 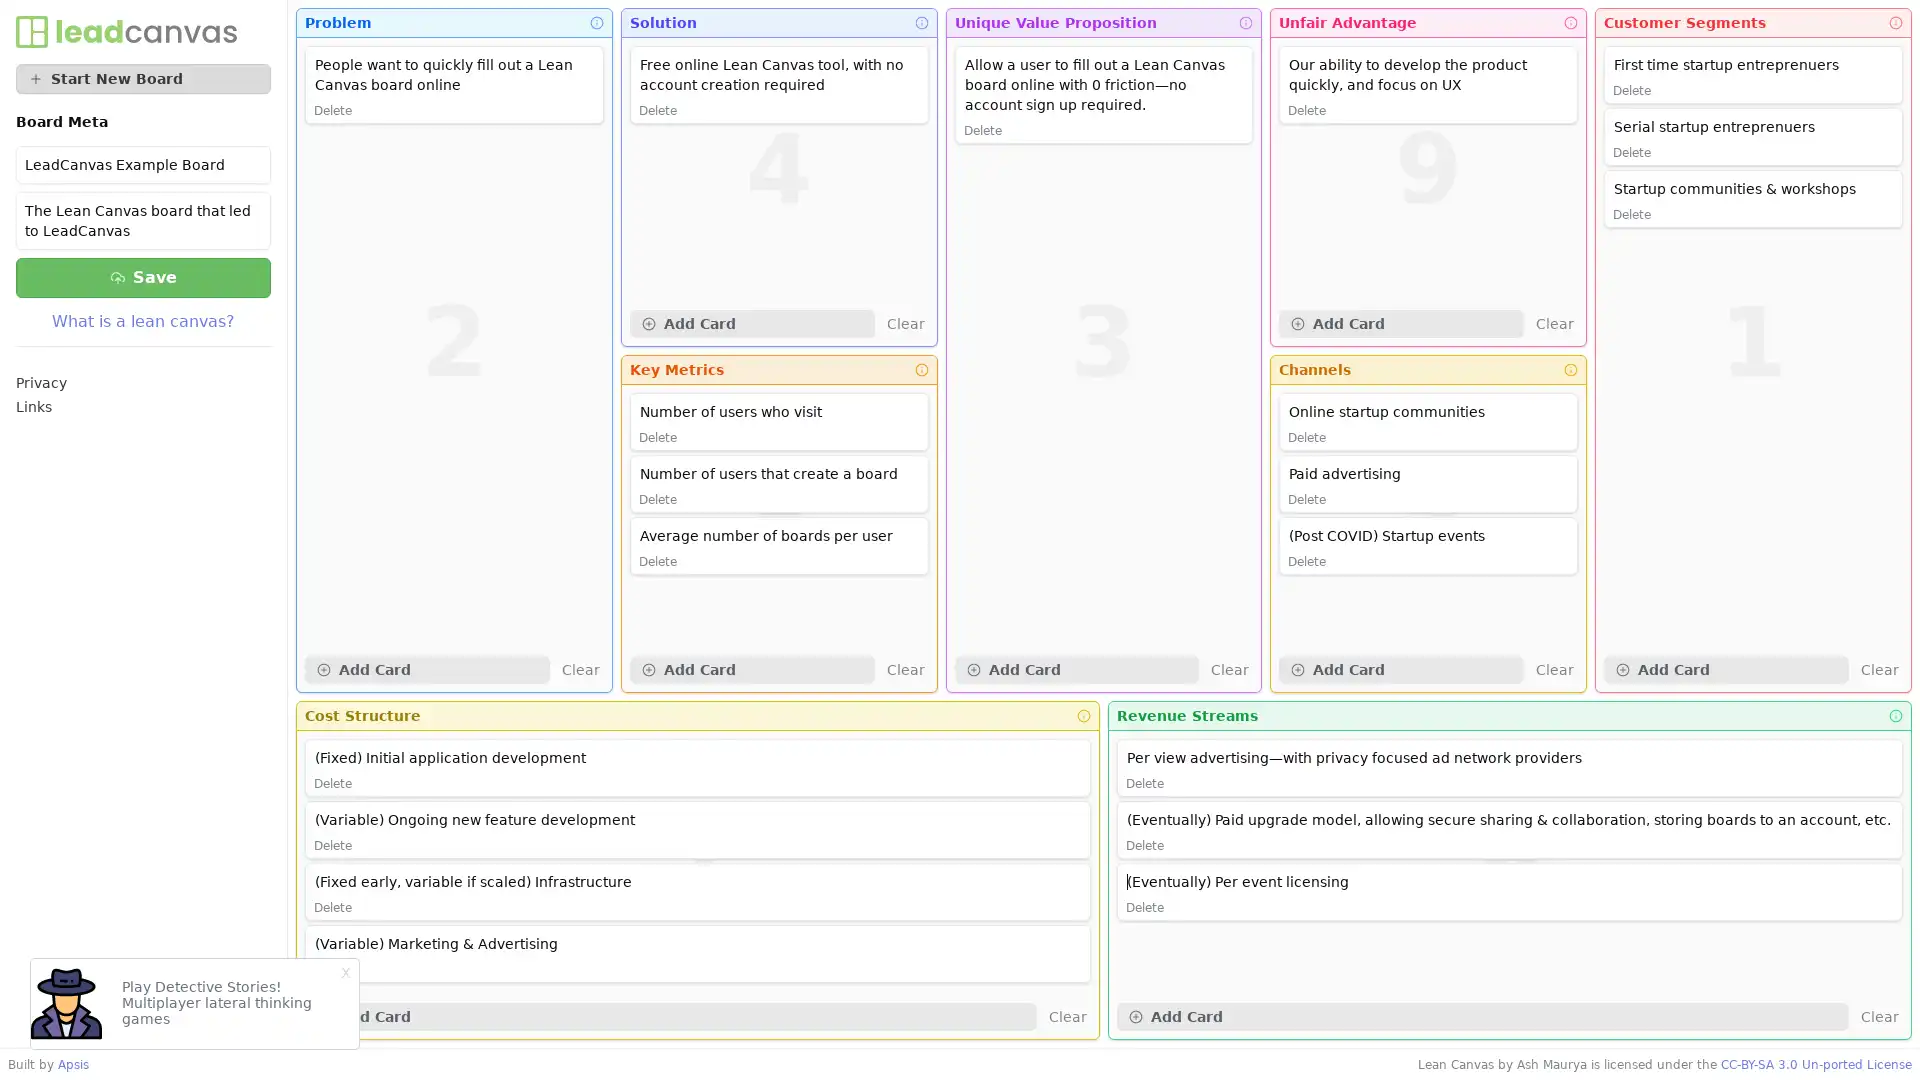 I want to click on Clear, so click(x=1067, y=1017).